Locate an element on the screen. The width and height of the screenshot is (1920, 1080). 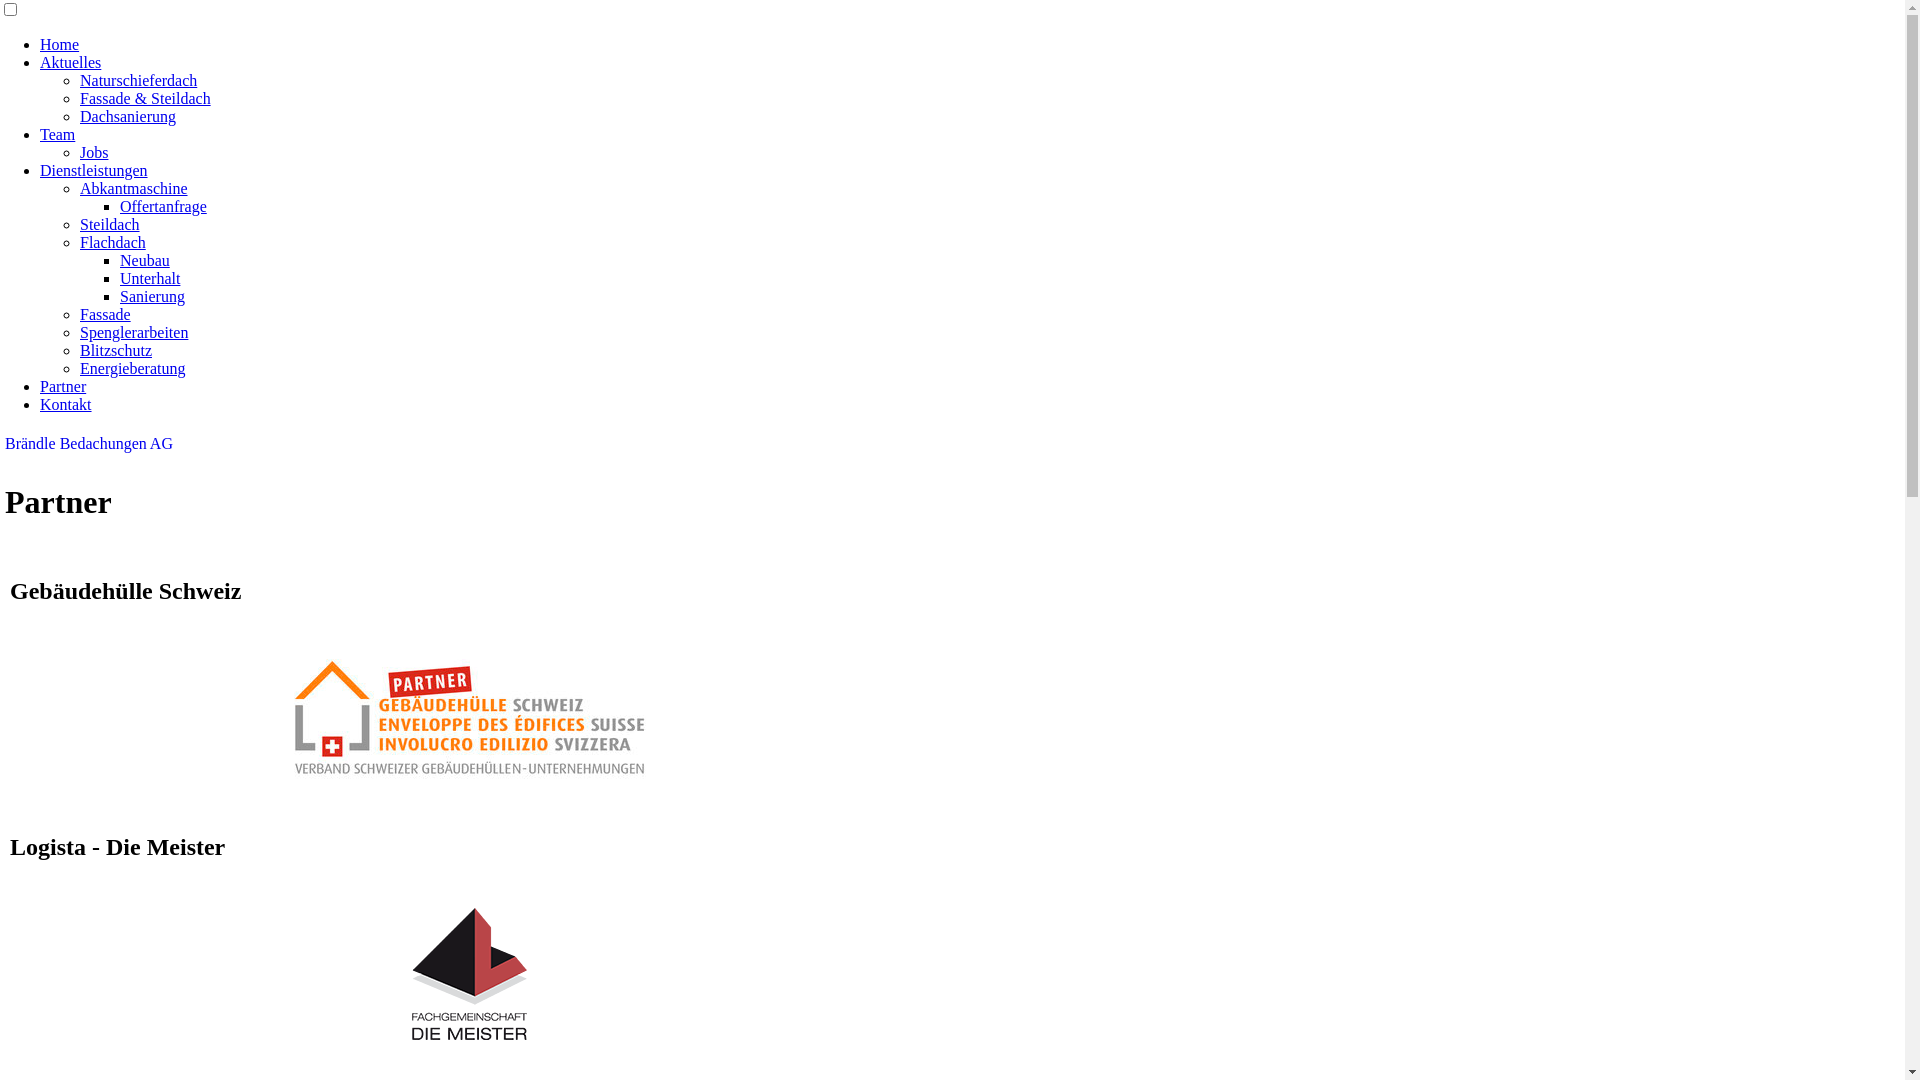
'Jobs' is located at coordinates (93, 151).